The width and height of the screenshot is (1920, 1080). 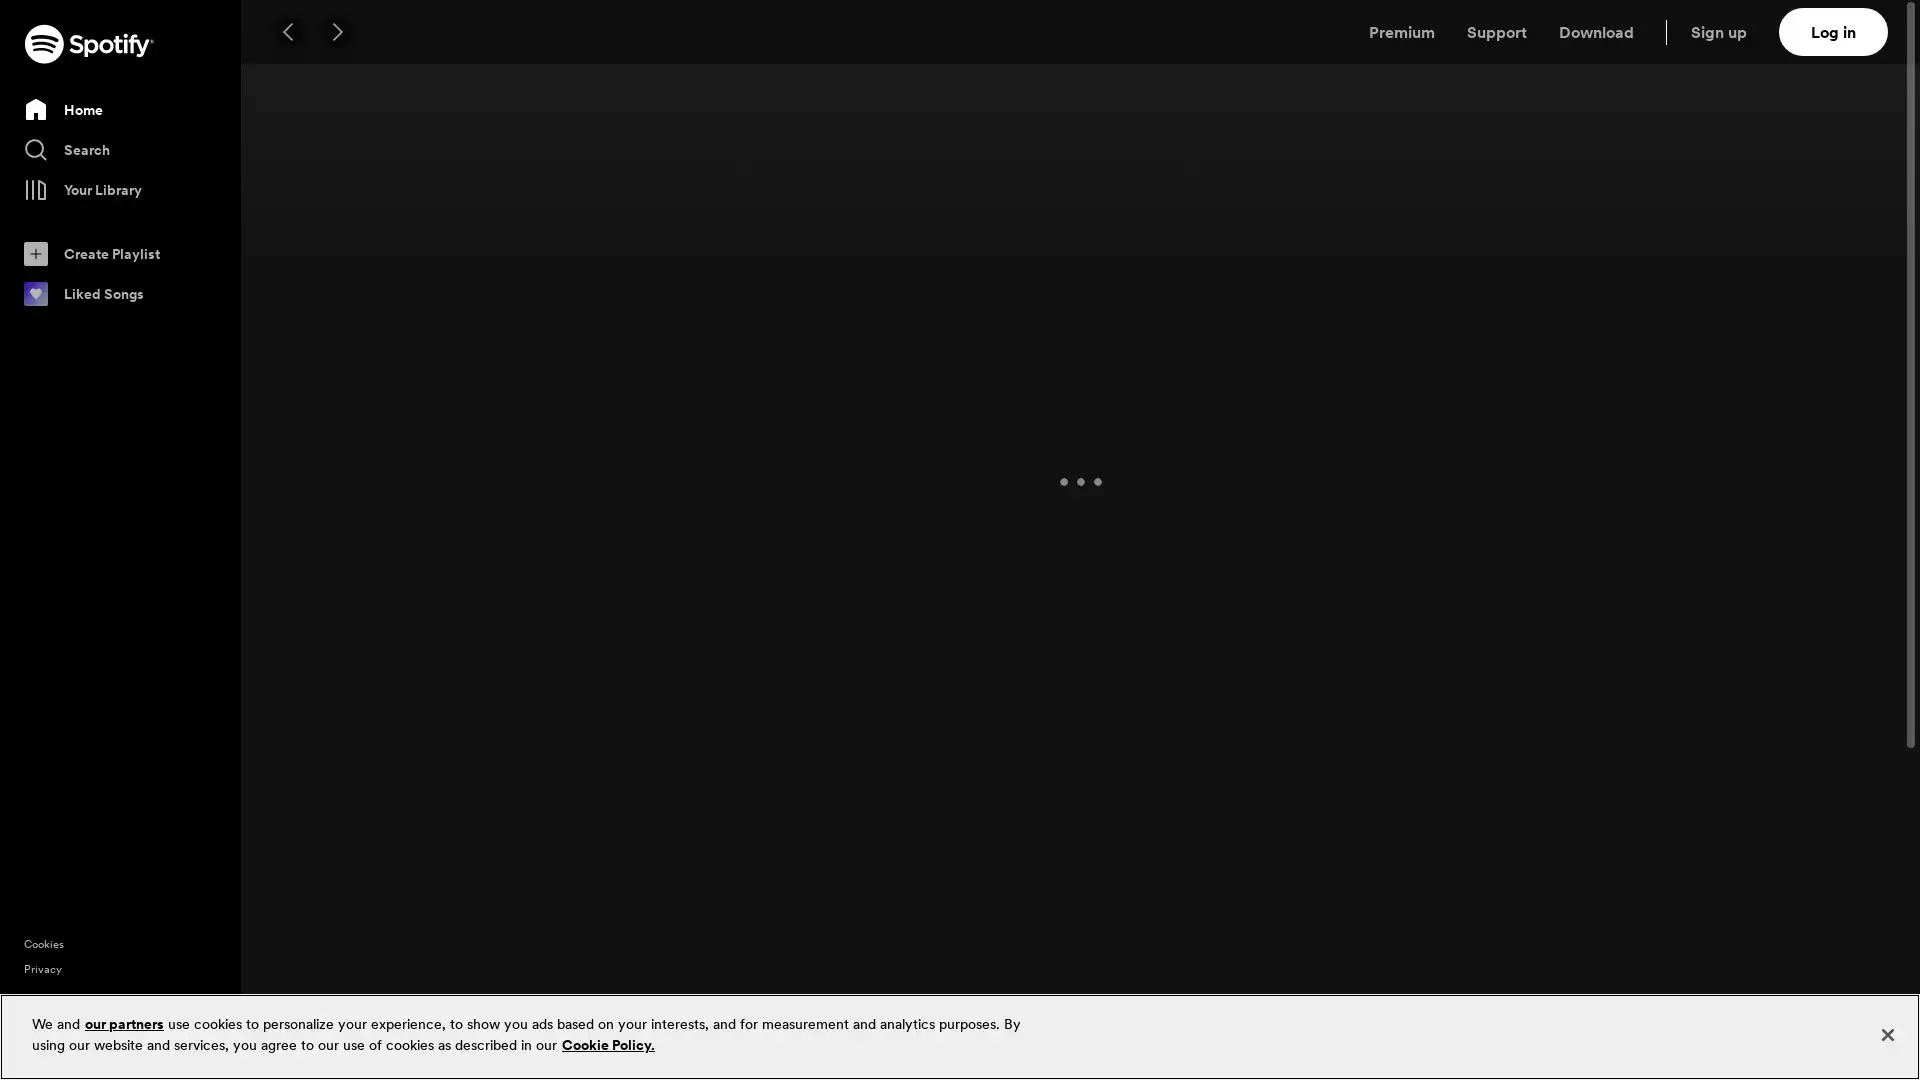 I want to click on Play Jazz Vibes, so click(x=1223, y=640).